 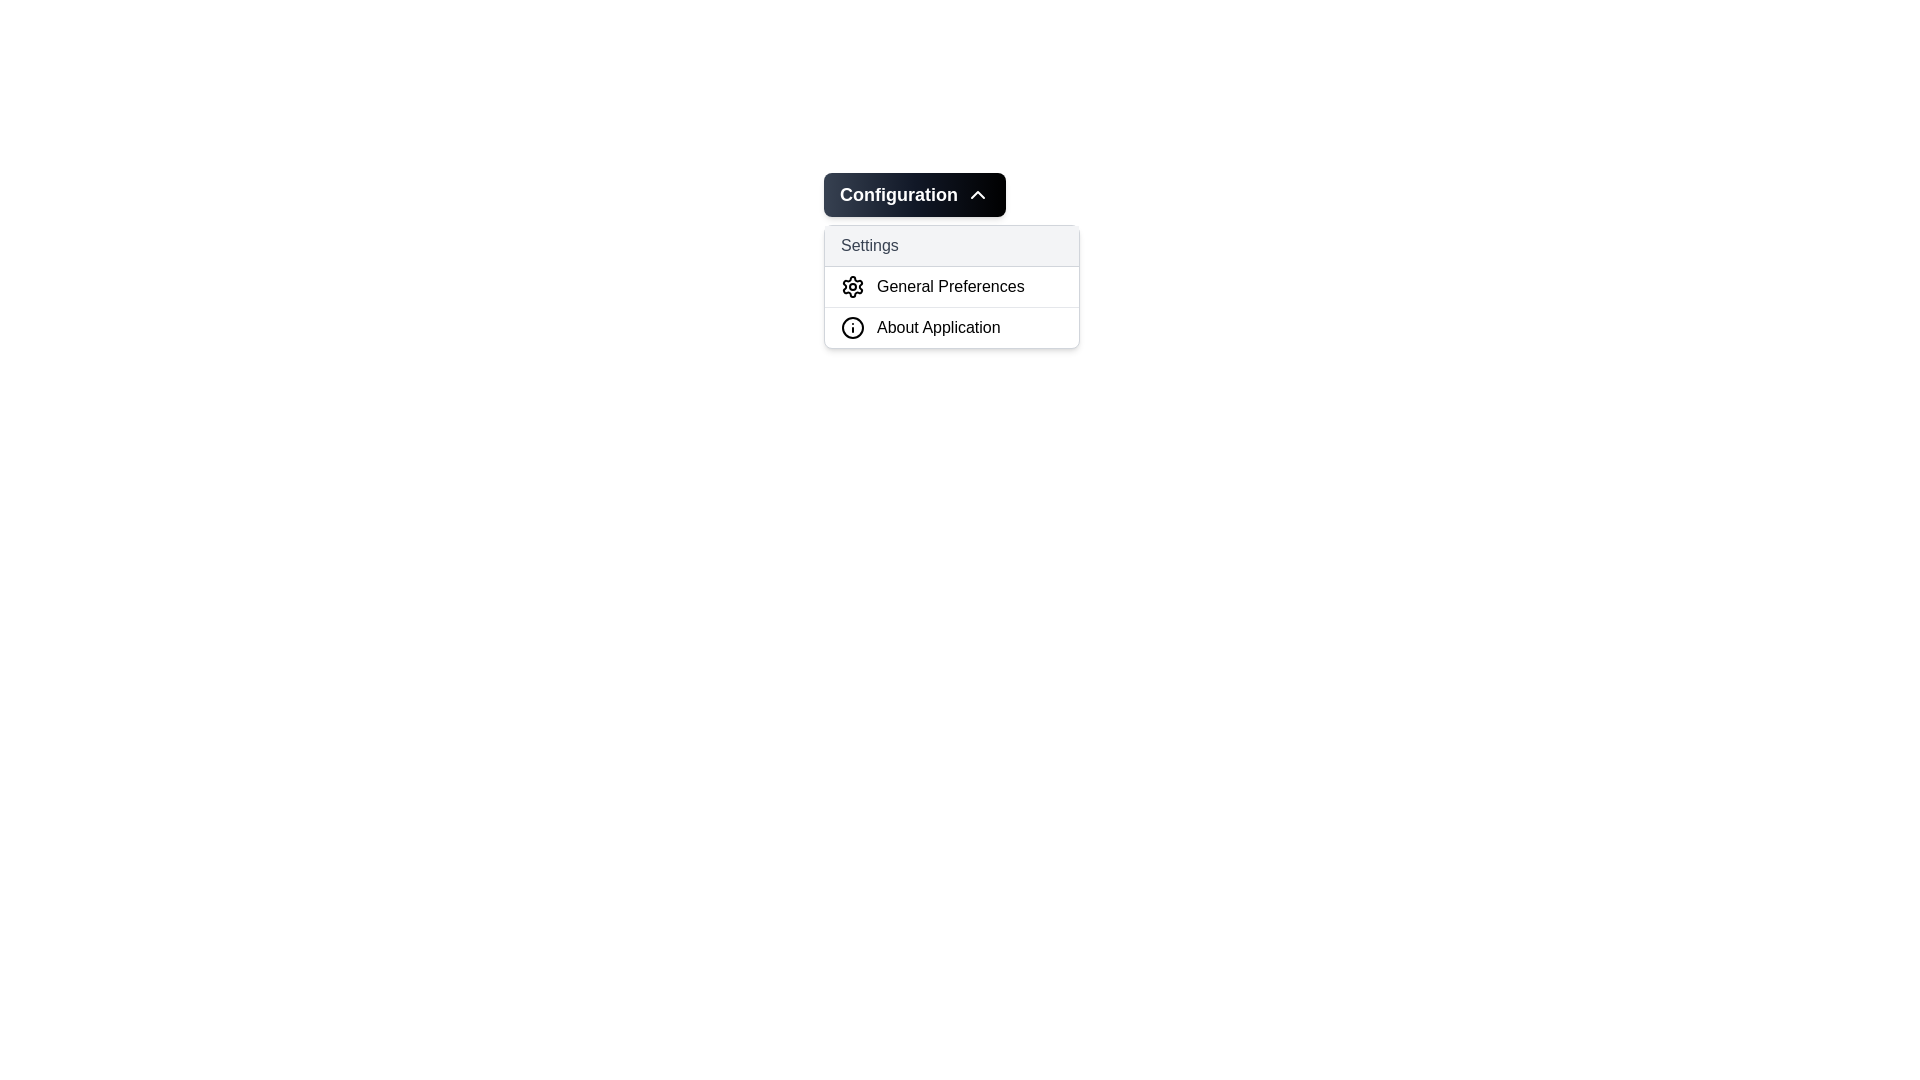 I want to click on the second menu option in the dropdown menu under the 'Configuration' button, so click(x=950, y=286).